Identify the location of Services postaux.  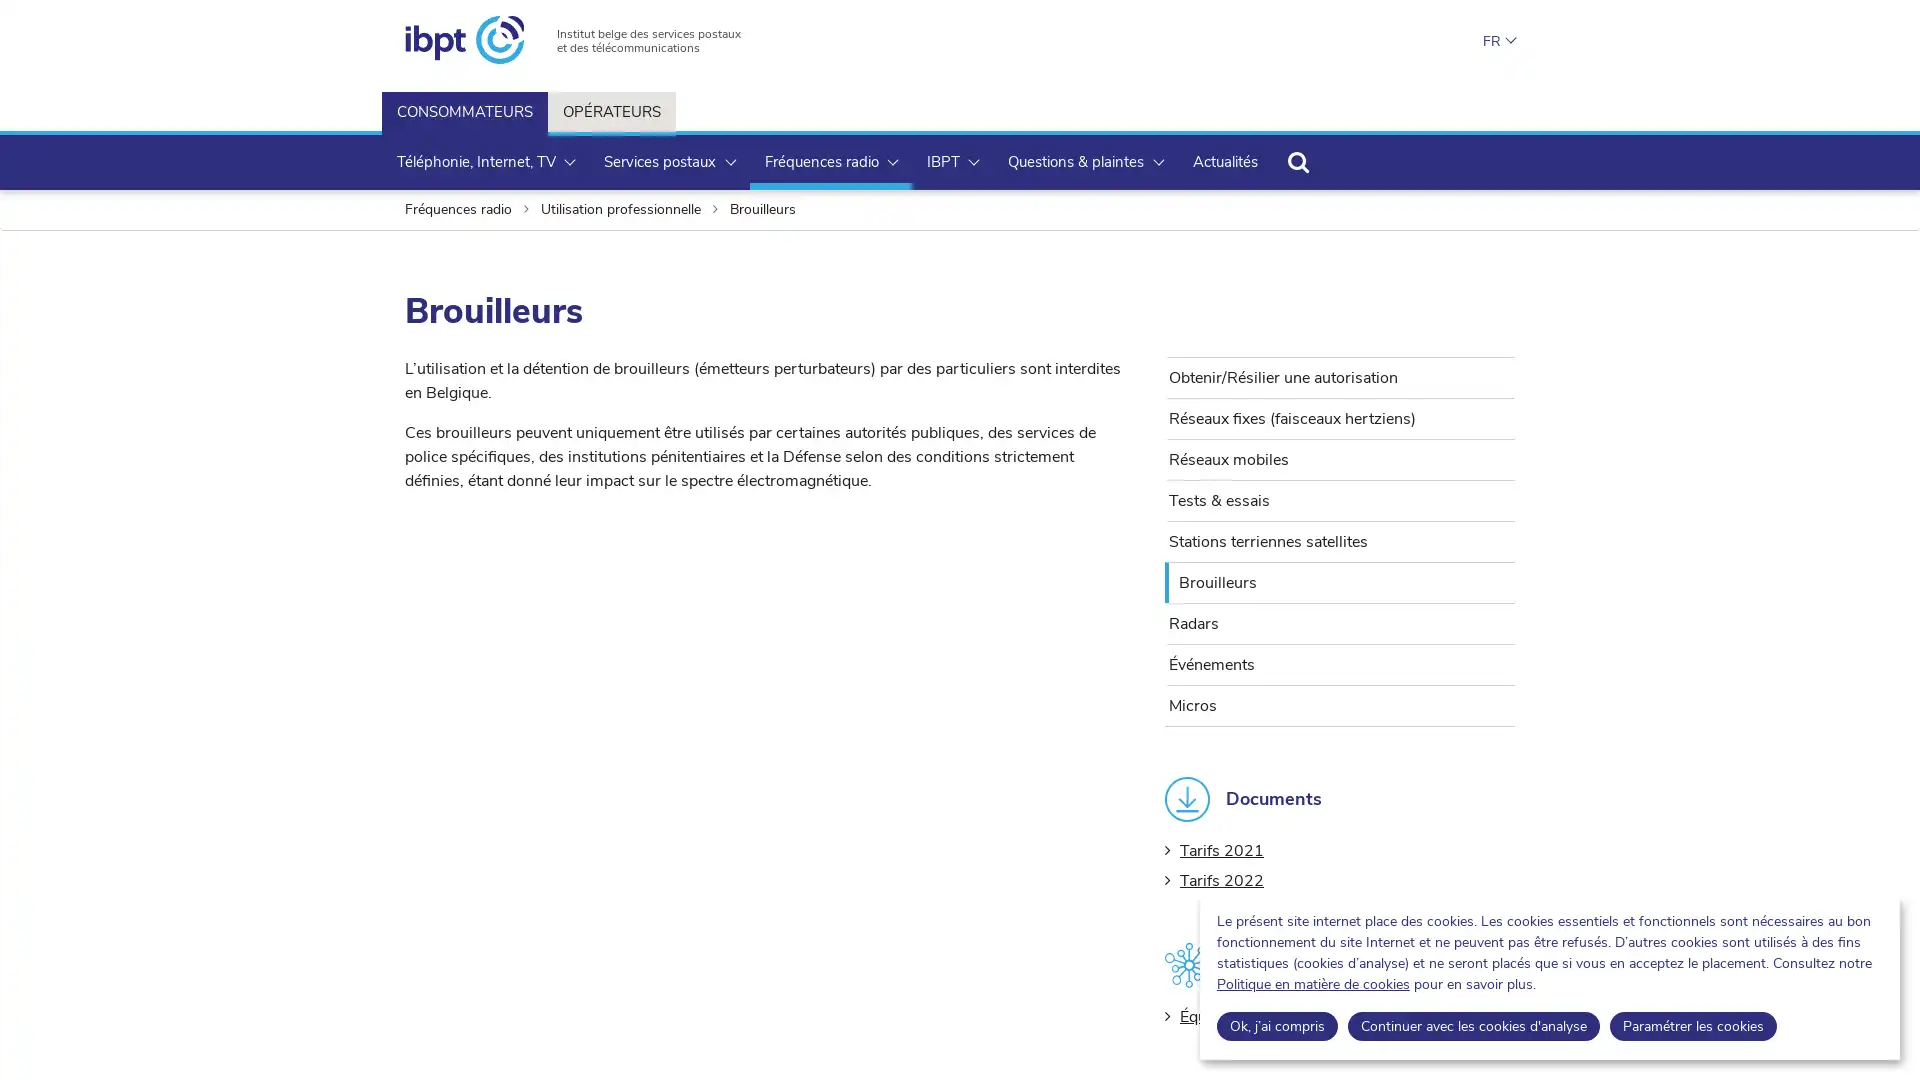
(668, 161).